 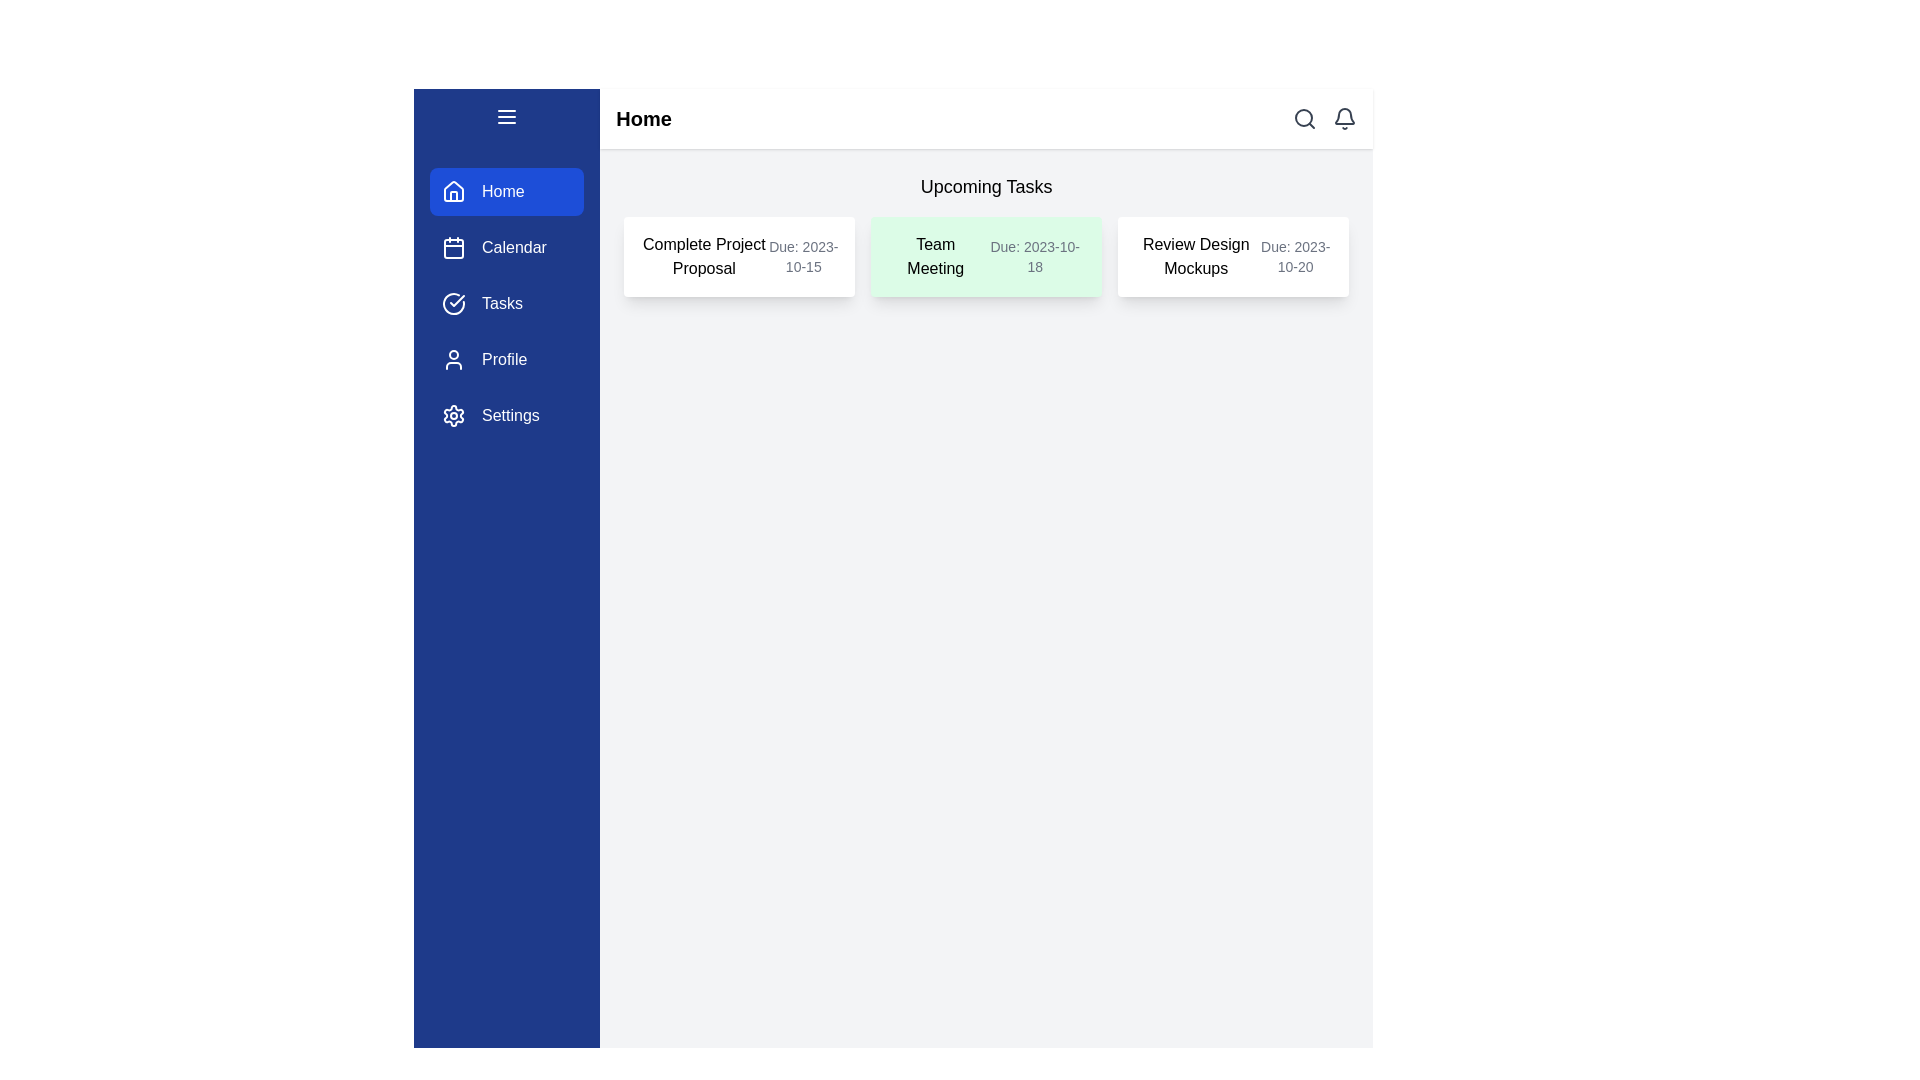 What do you see at coordinates (507, 304) in the screenshot?
I see `the third button in the vertical navigation menu on the left side of the interface` at bounding box center [507, 304].